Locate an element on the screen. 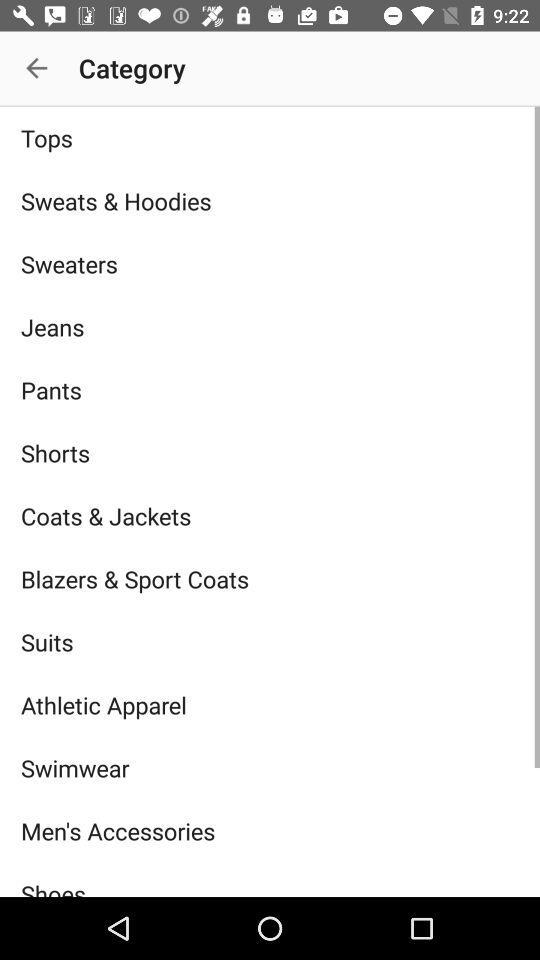 The image size is (540, 960). item below suits item is located at coordinates (270, 705).